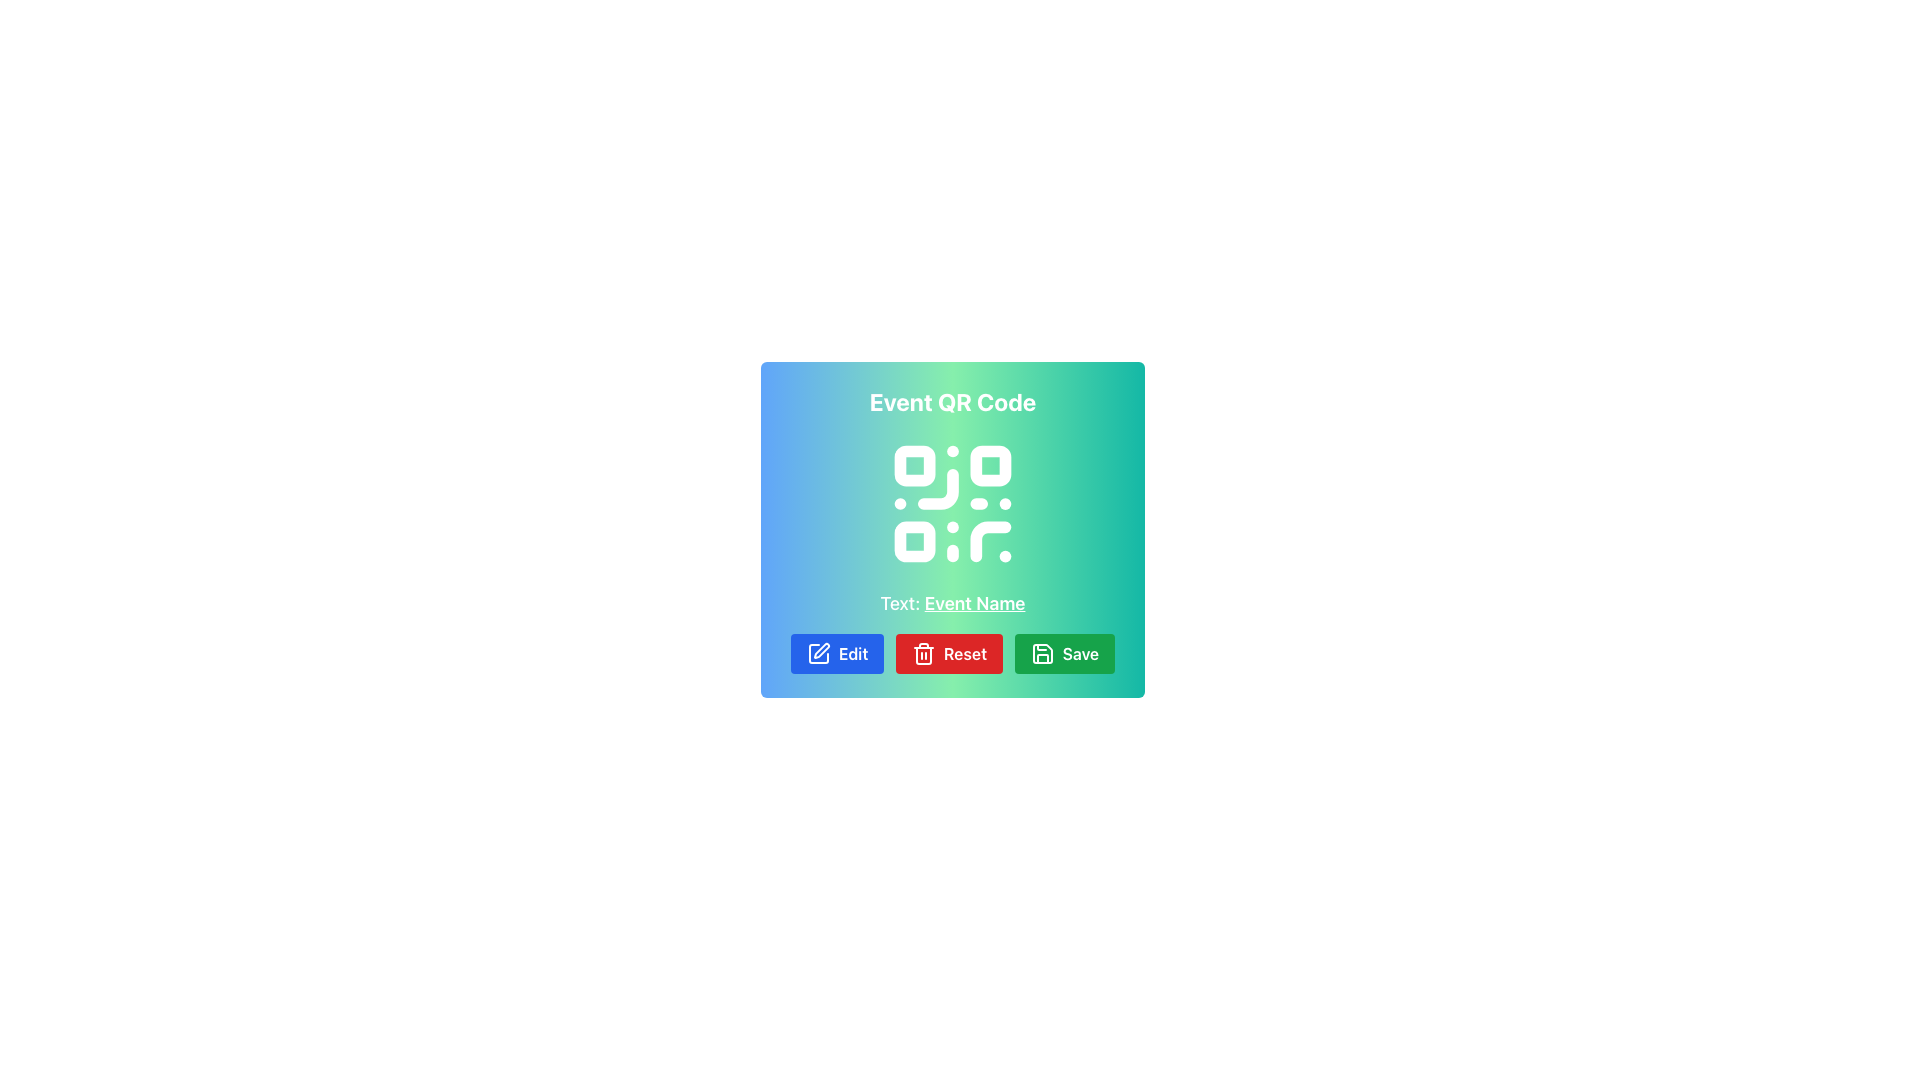 The height and width of the screenshot is (1080, 1920). What do you see at coordinates (837, 654) in the screenshot?
I see `the leftmost blue button labeled 'Edit' with a pen icon` at bounding box center [837, 654].